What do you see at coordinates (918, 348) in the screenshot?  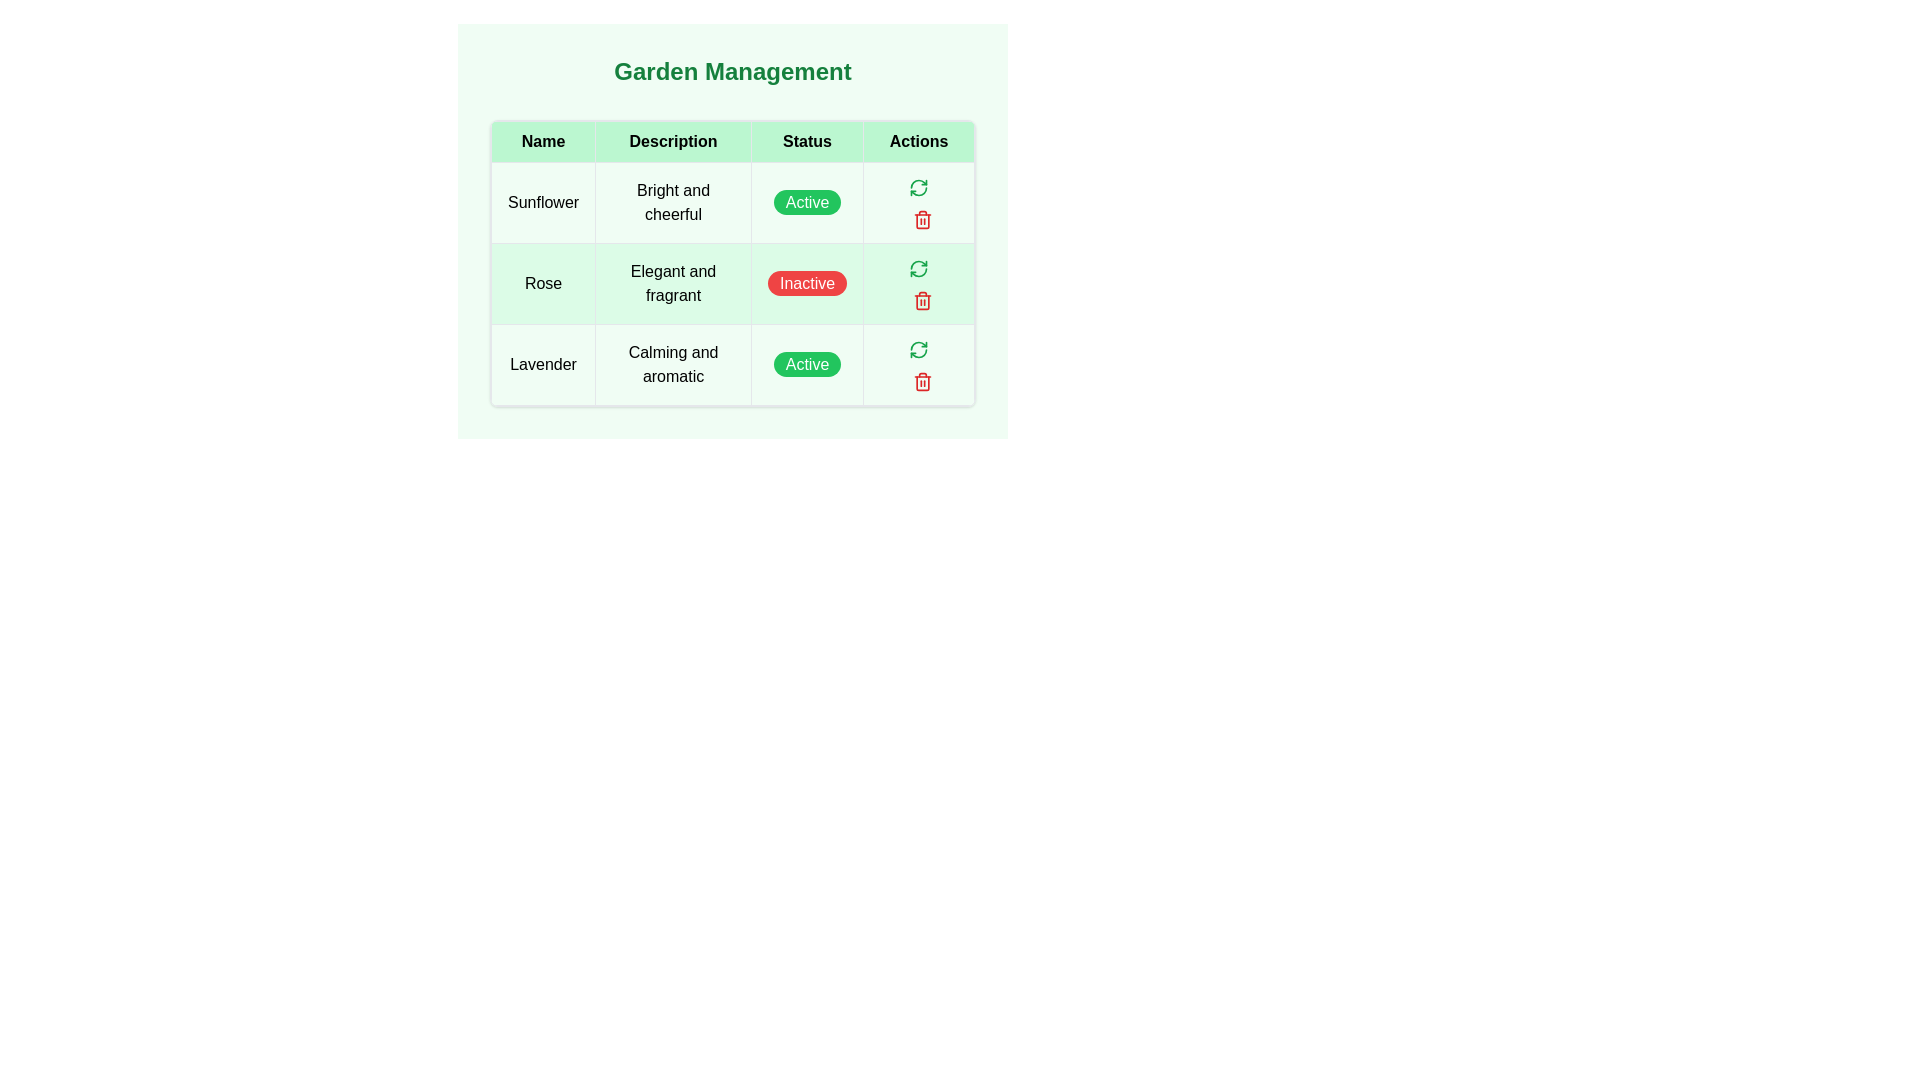 I see `the circular refresh icon with two arrows, located in the Actions column of the second row corresponding to the item 'Rose'` at bounding box center [918, 348].